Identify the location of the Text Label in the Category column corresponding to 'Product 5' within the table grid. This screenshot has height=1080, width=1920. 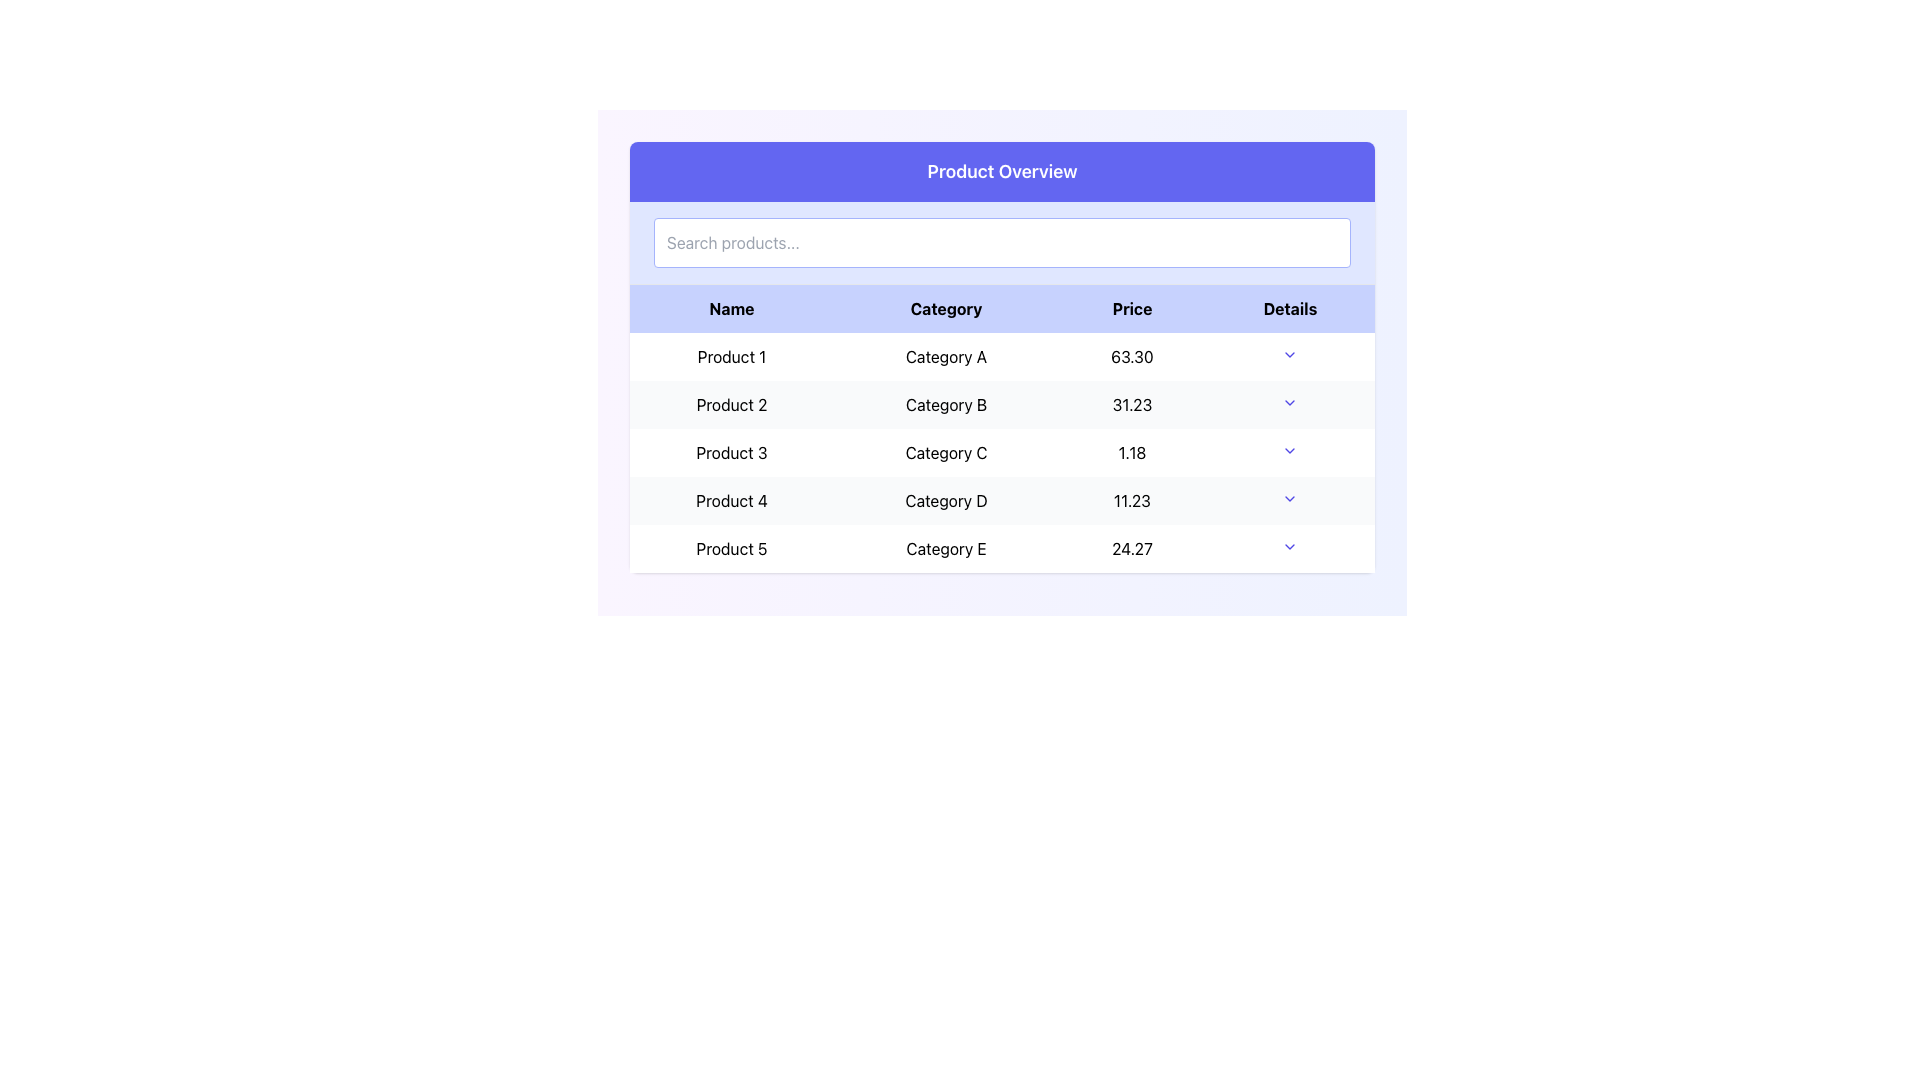
(945, 548).